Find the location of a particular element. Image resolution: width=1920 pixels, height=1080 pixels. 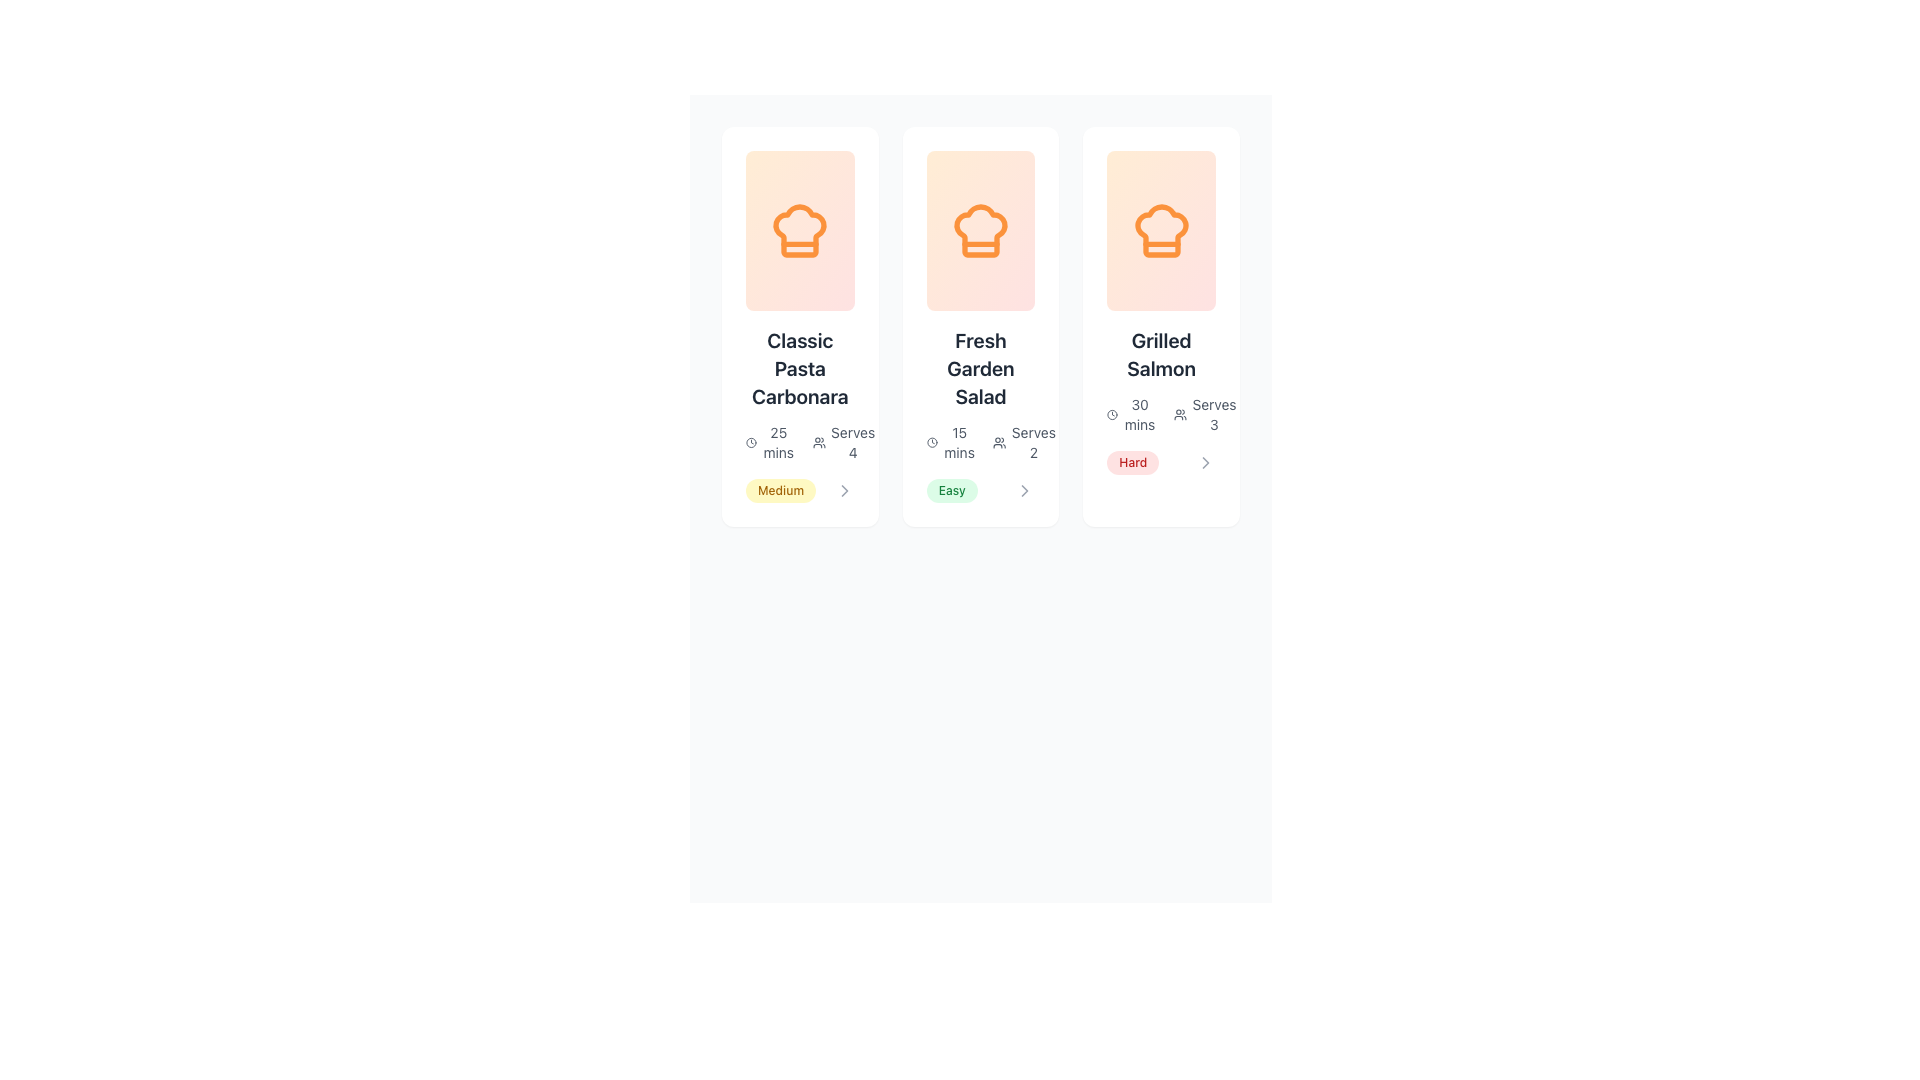

the text label displaying 'Fresh Garden Salad', which is centrally positioned within the middle recipe card is located at coordinates (980, 369).